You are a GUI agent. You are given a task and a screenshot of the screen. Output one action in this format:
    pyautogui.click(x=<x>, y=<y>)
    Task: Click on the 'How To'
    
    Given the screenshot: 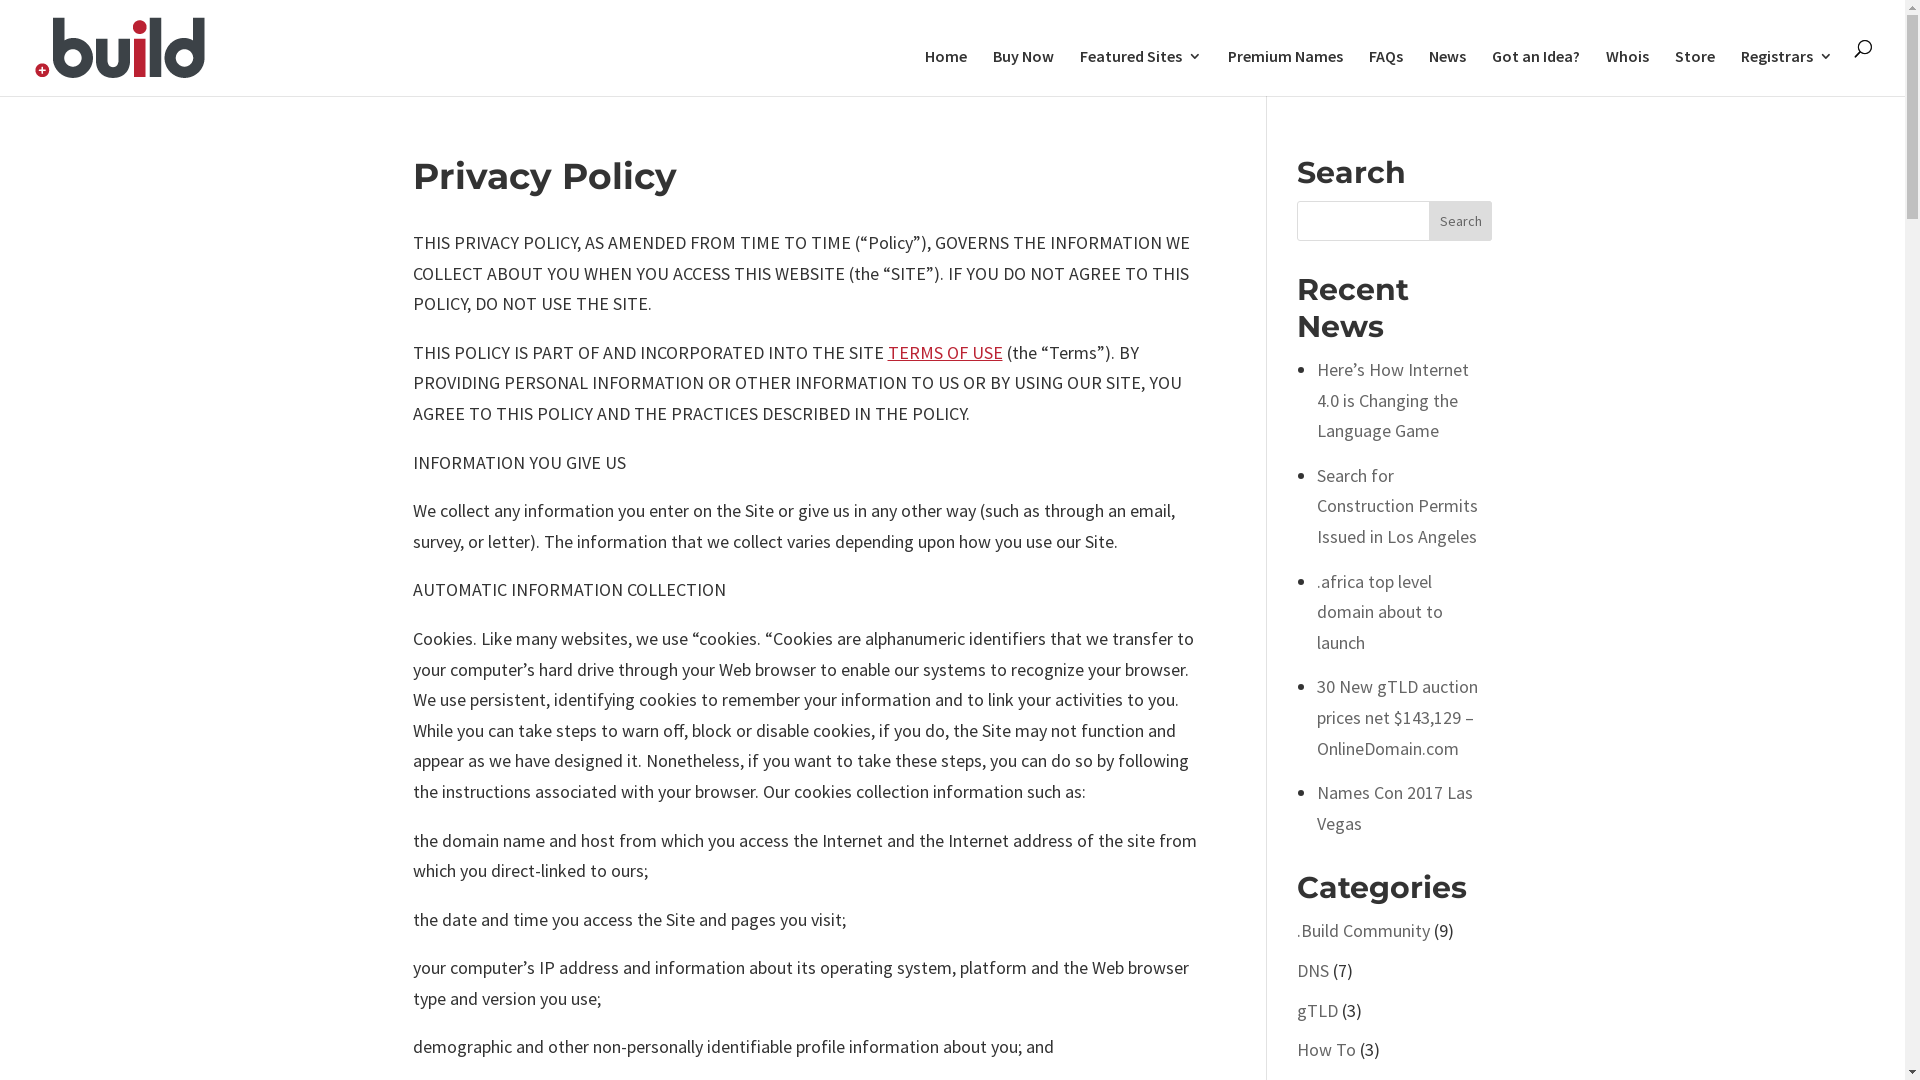 What is the action you would take?
    pyautogui.click(x=1326, y=1048)
    